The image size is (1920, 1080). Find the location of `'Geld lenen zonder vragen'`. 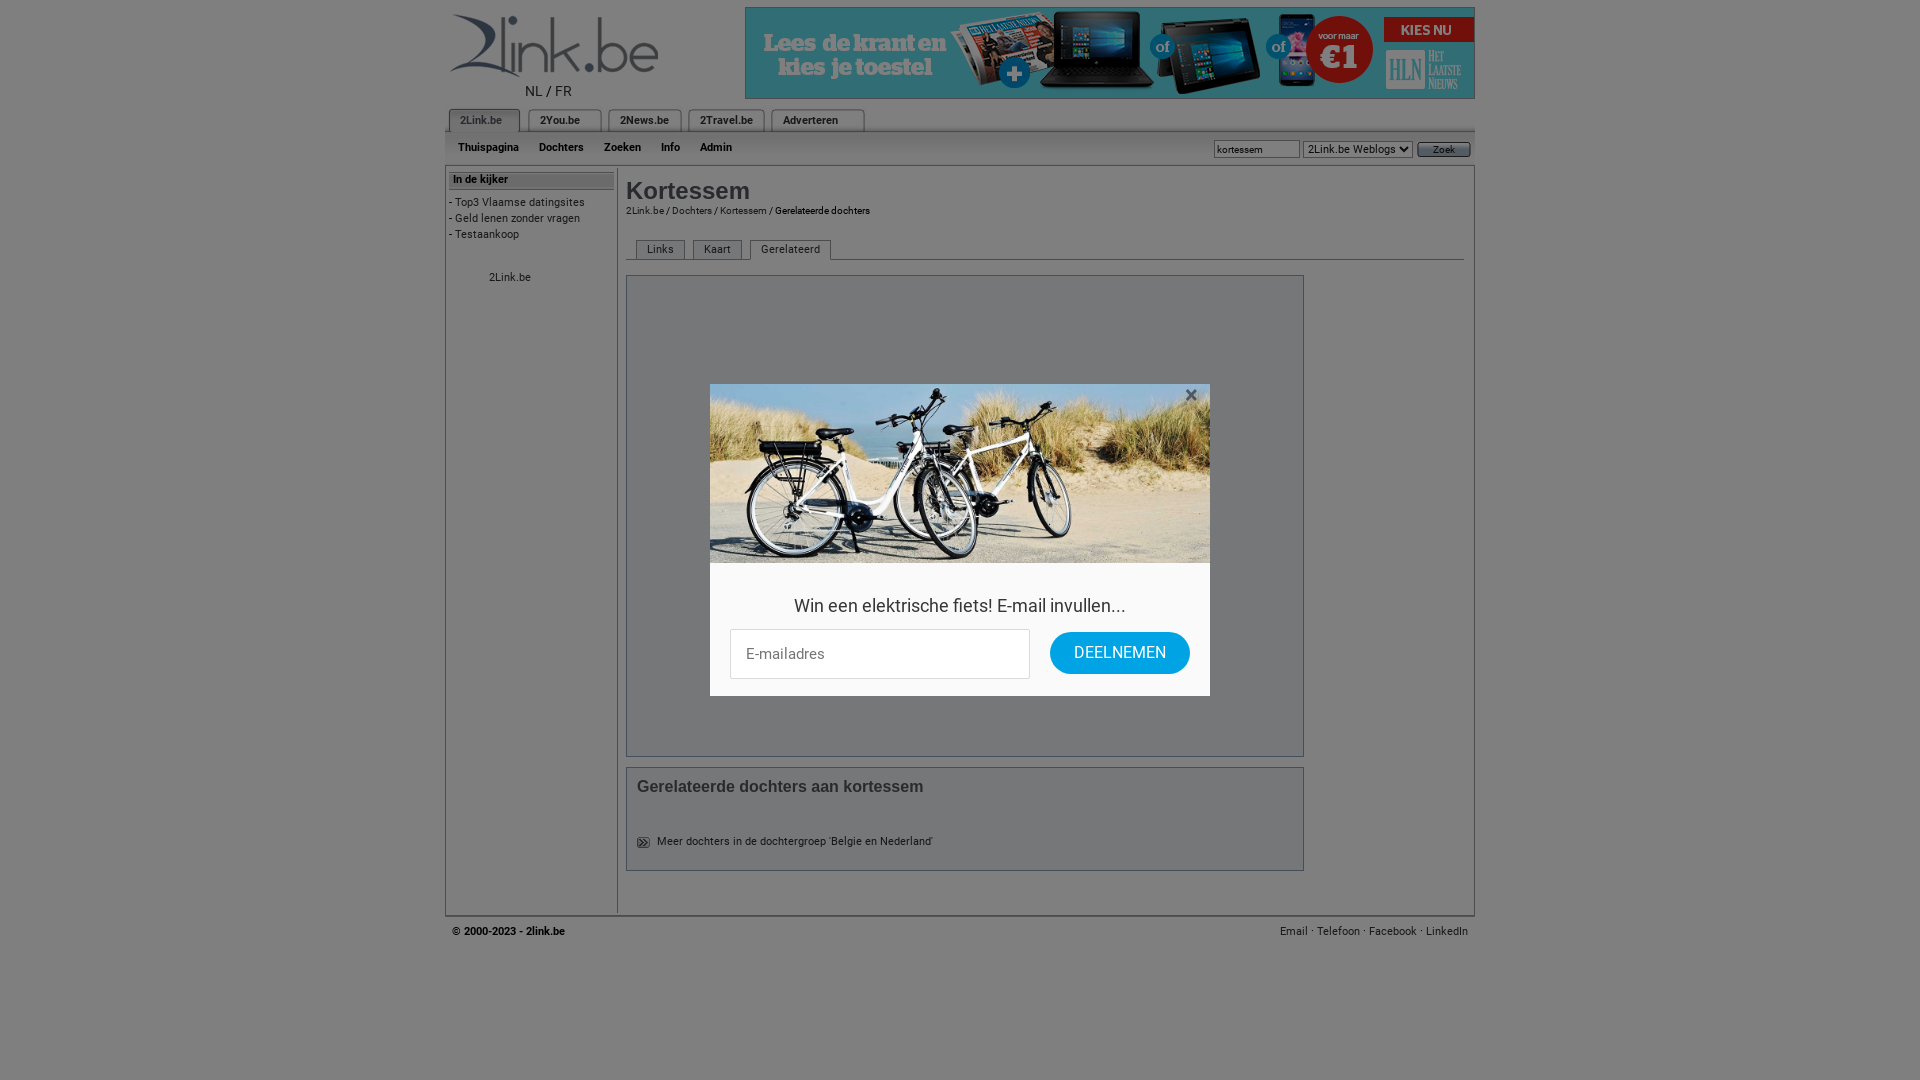

'Geld lenen zonder vragen' is located at coordinates (517, 218).